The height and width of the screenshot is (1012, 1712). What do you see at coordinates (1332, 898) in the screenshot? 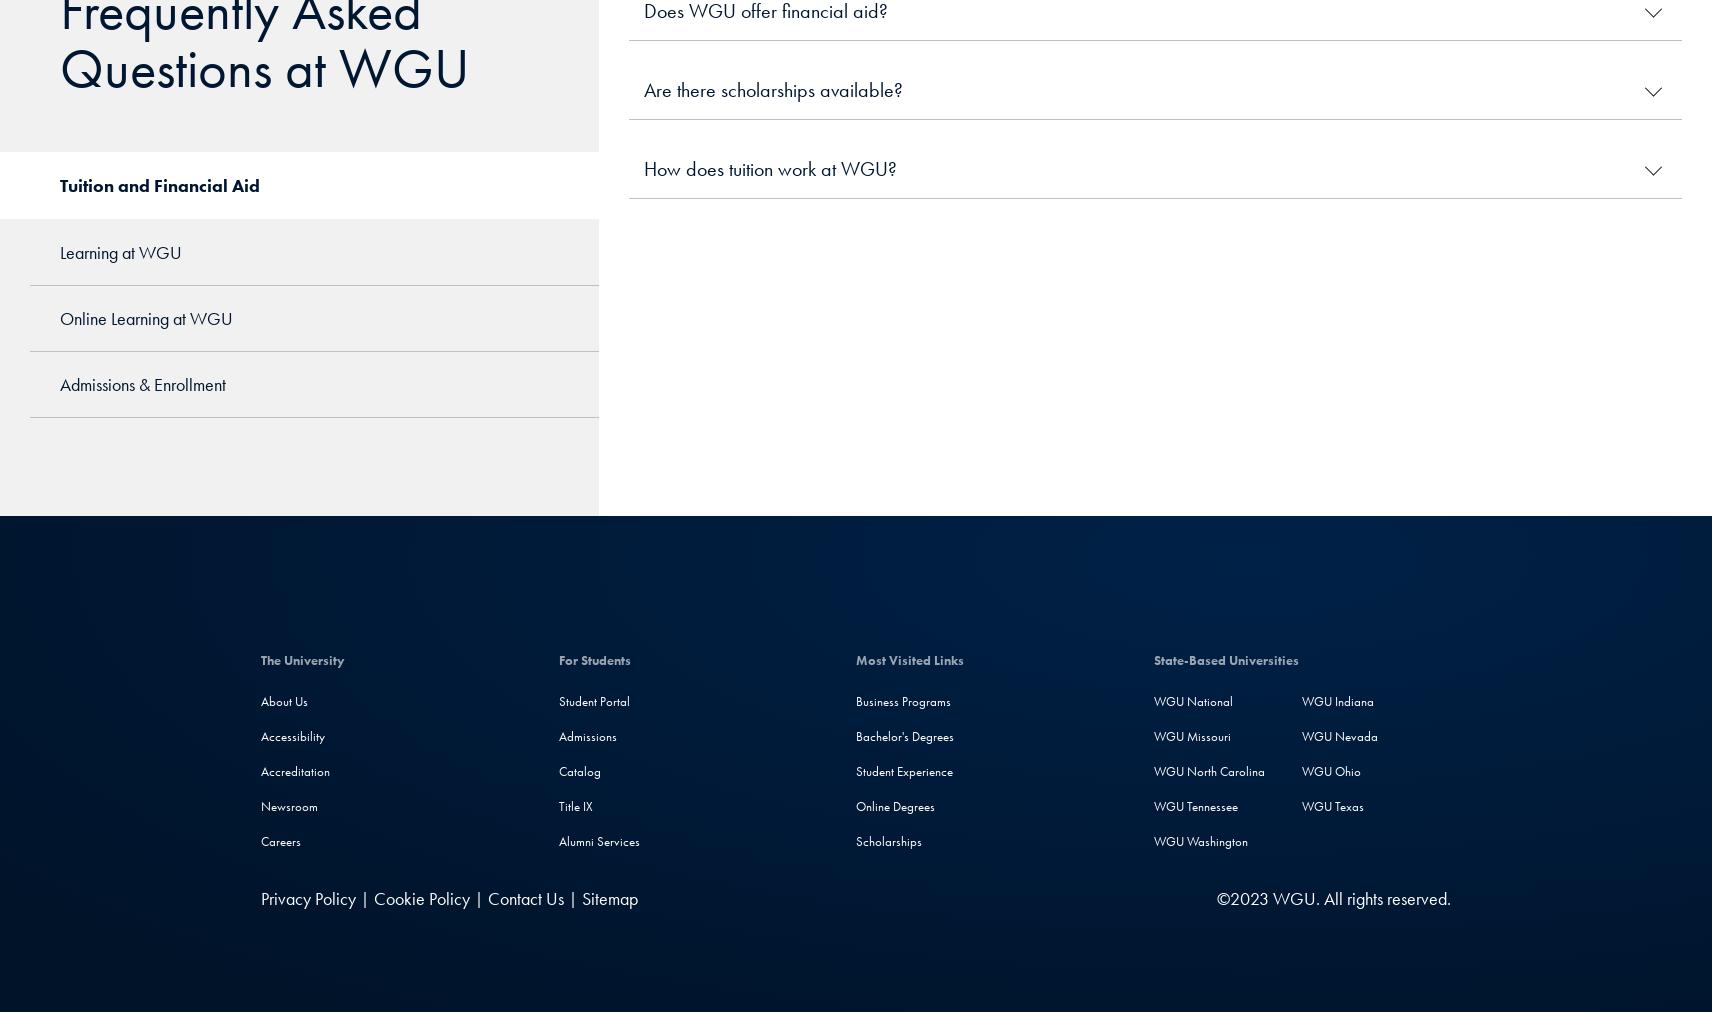
I see `'©2023 WGU. All rights reserved.'` at bounding box center [1332, 898].